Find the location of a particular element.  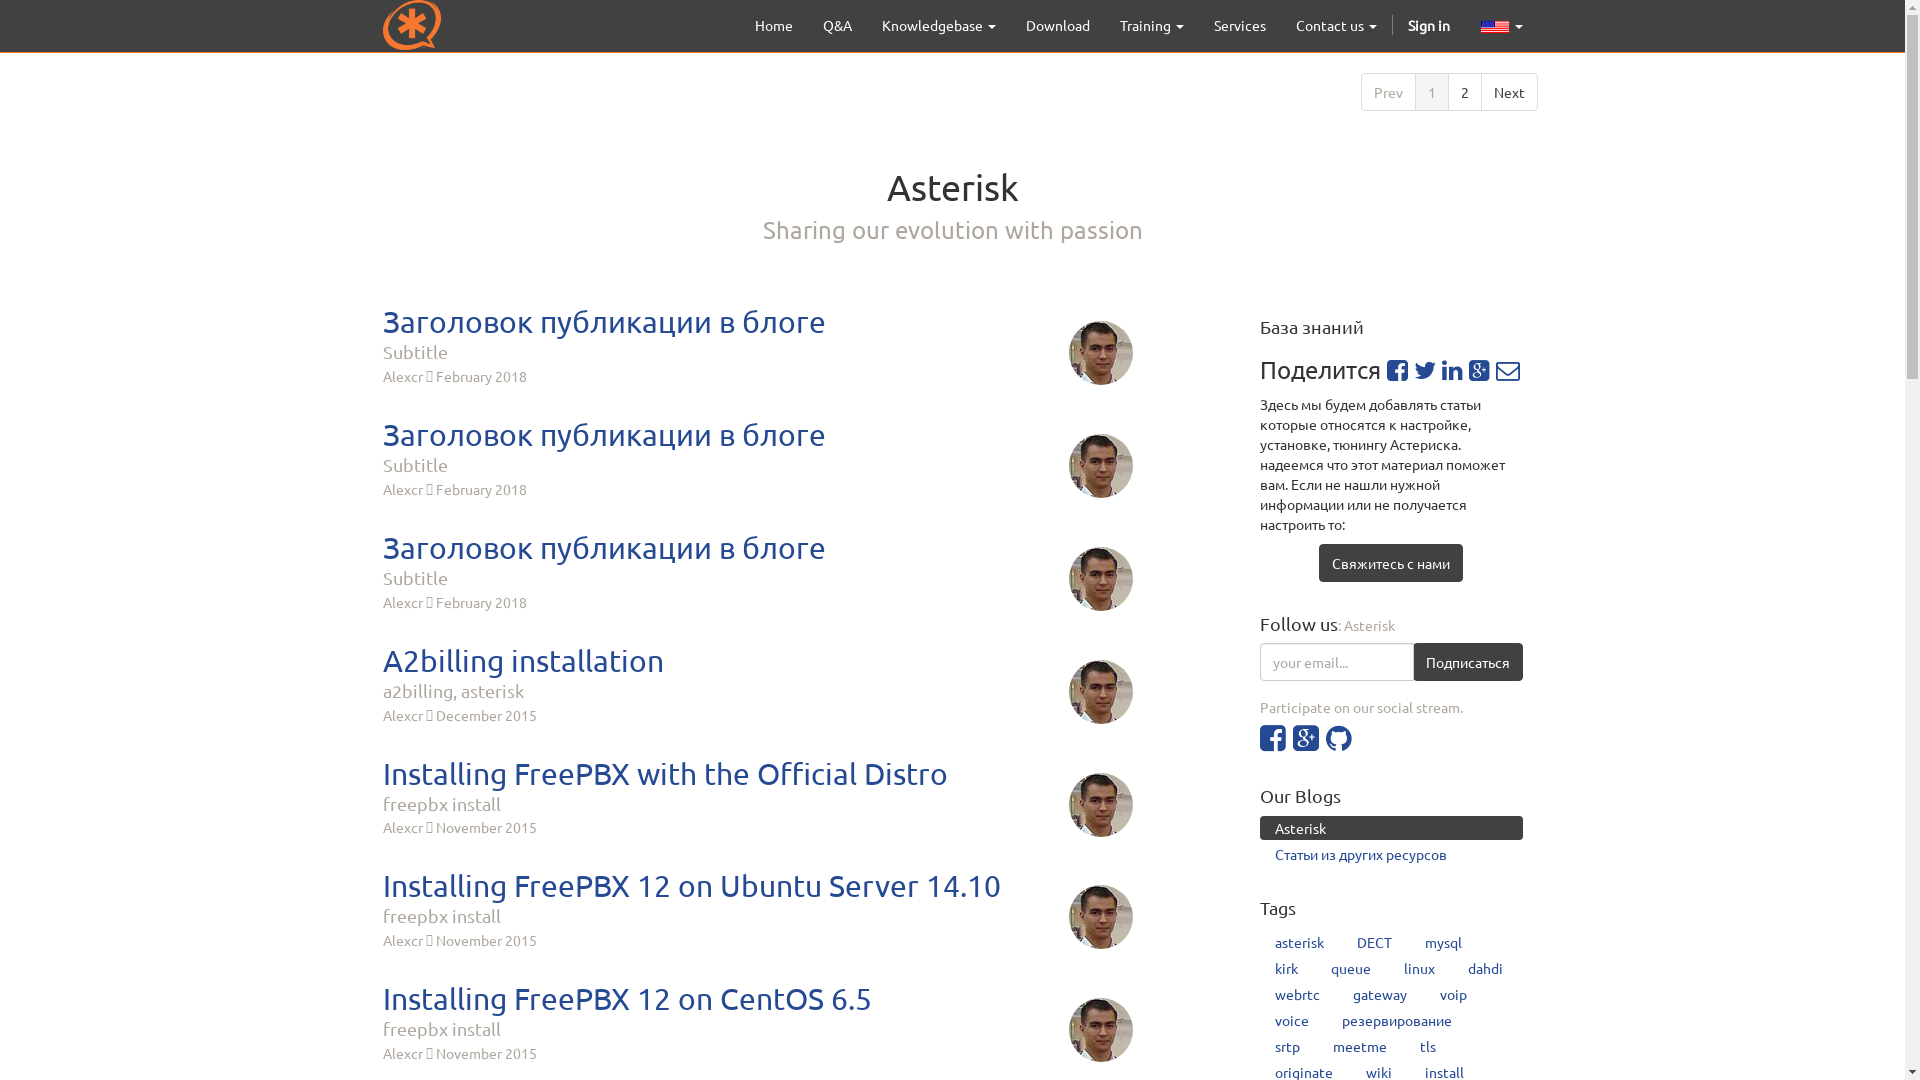

'Download' is located at coordinates (1055, 24).